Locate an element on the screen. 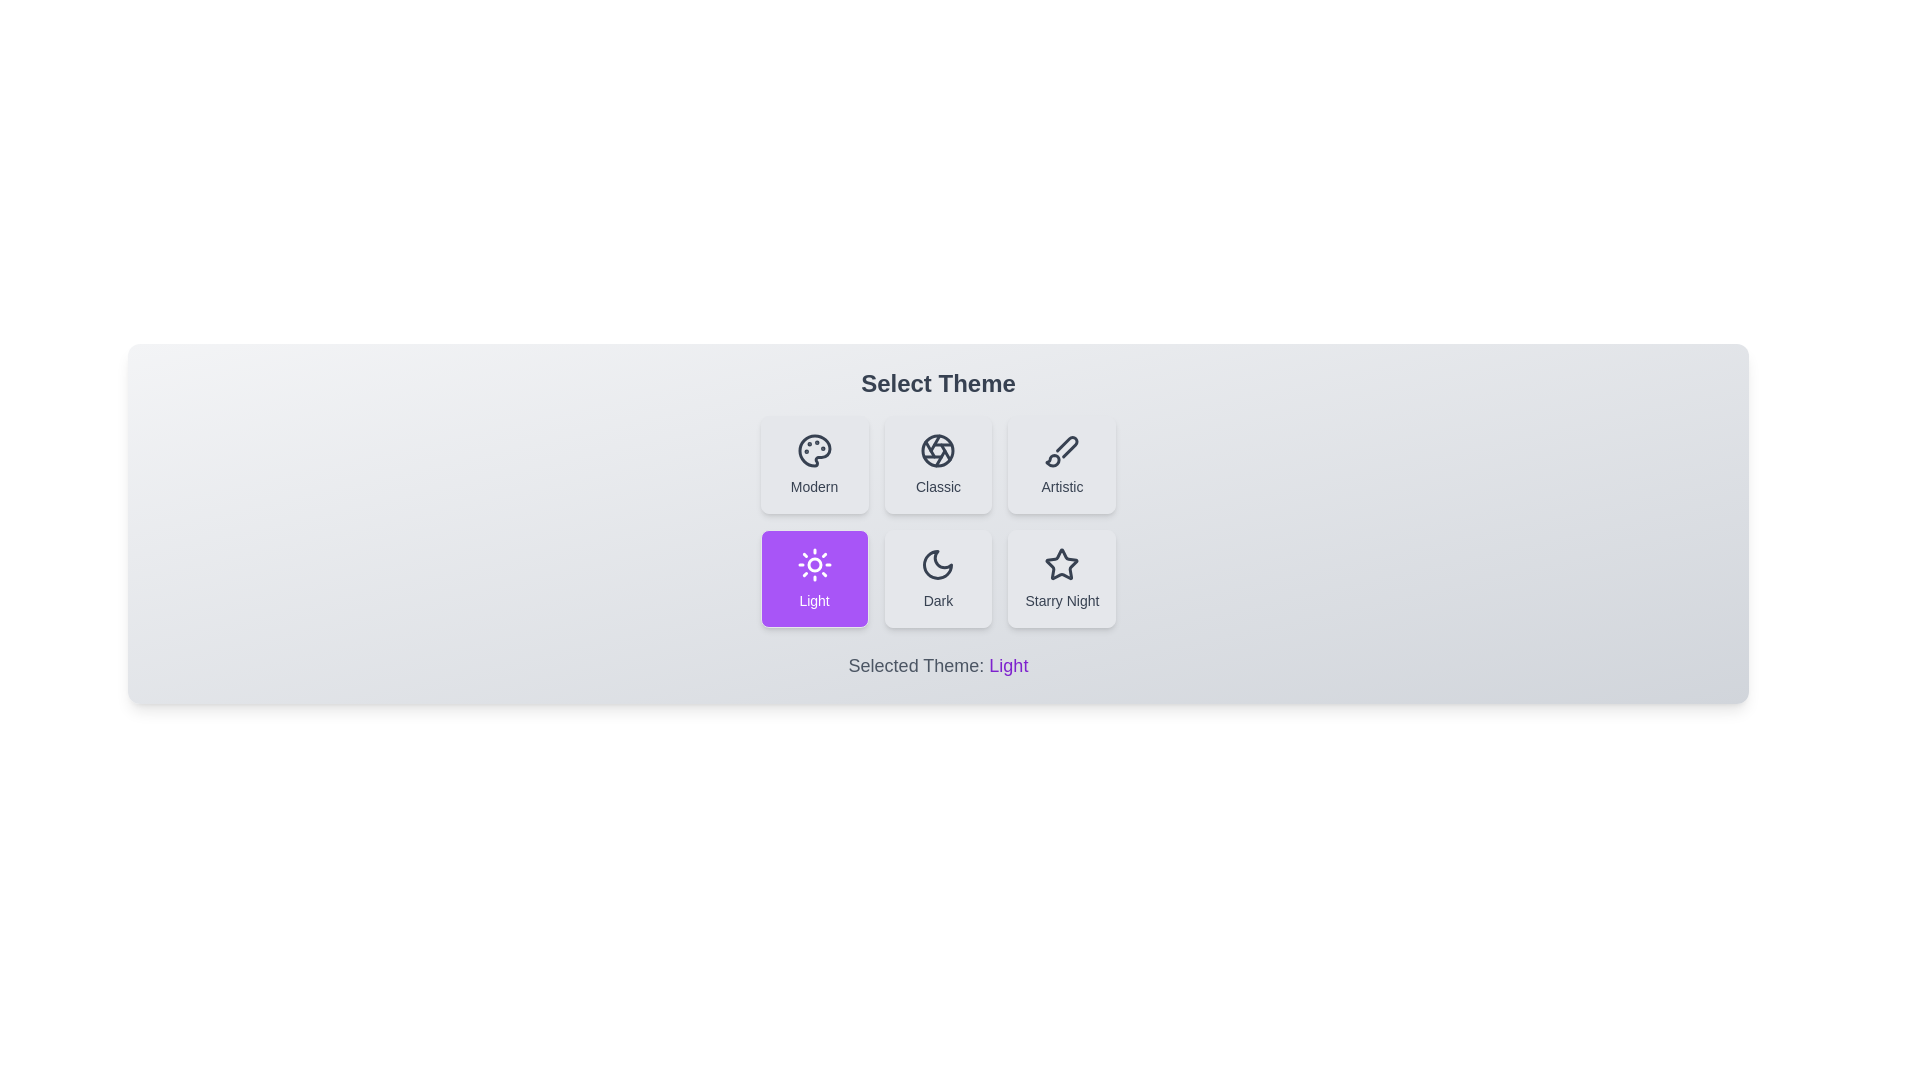 This screenshot has height=1080, width=1920. the theme button labeled 'Modern' to preview its effect is located at coordinates (814, 465).